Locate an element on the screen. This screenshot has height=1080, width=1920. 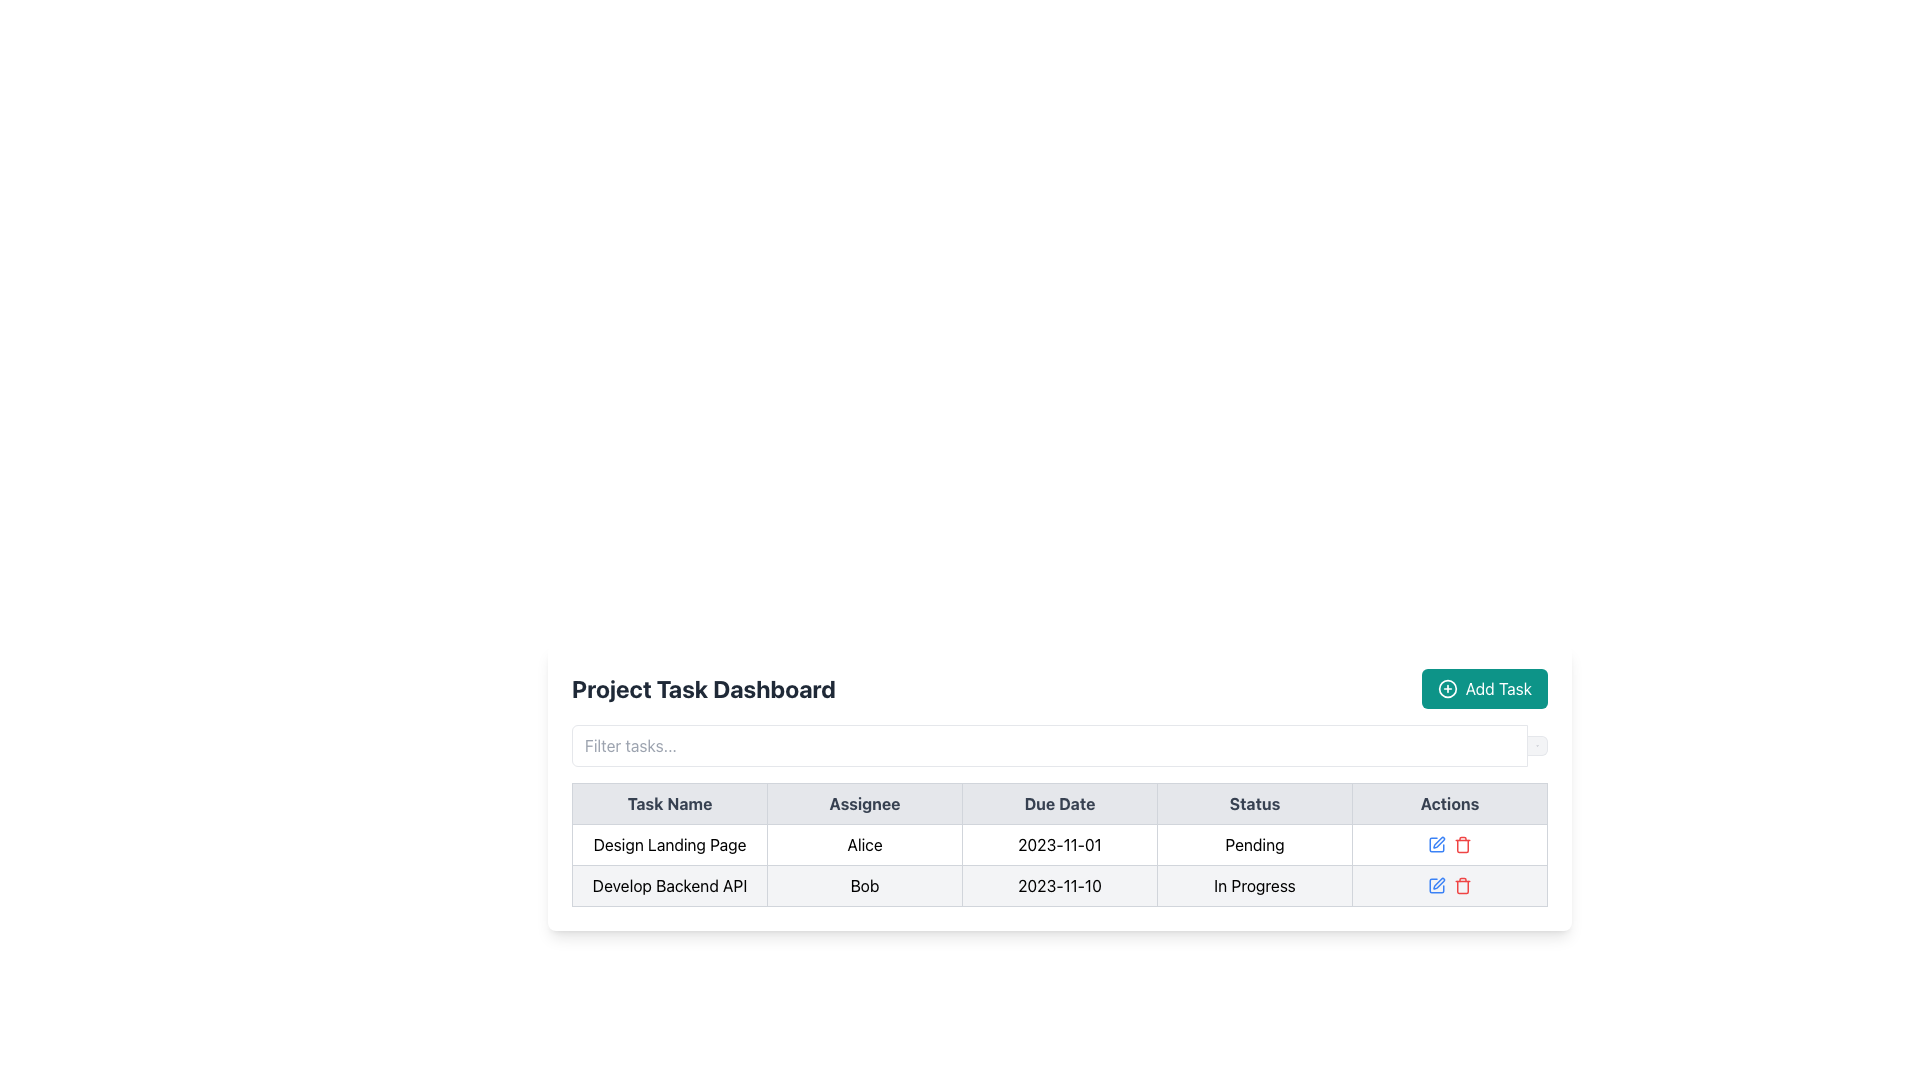
on the 'Develop Backend API' text label, which is a bordered rectangular box in the 'Task Name' column of the table is located at coordinates (670, 885).